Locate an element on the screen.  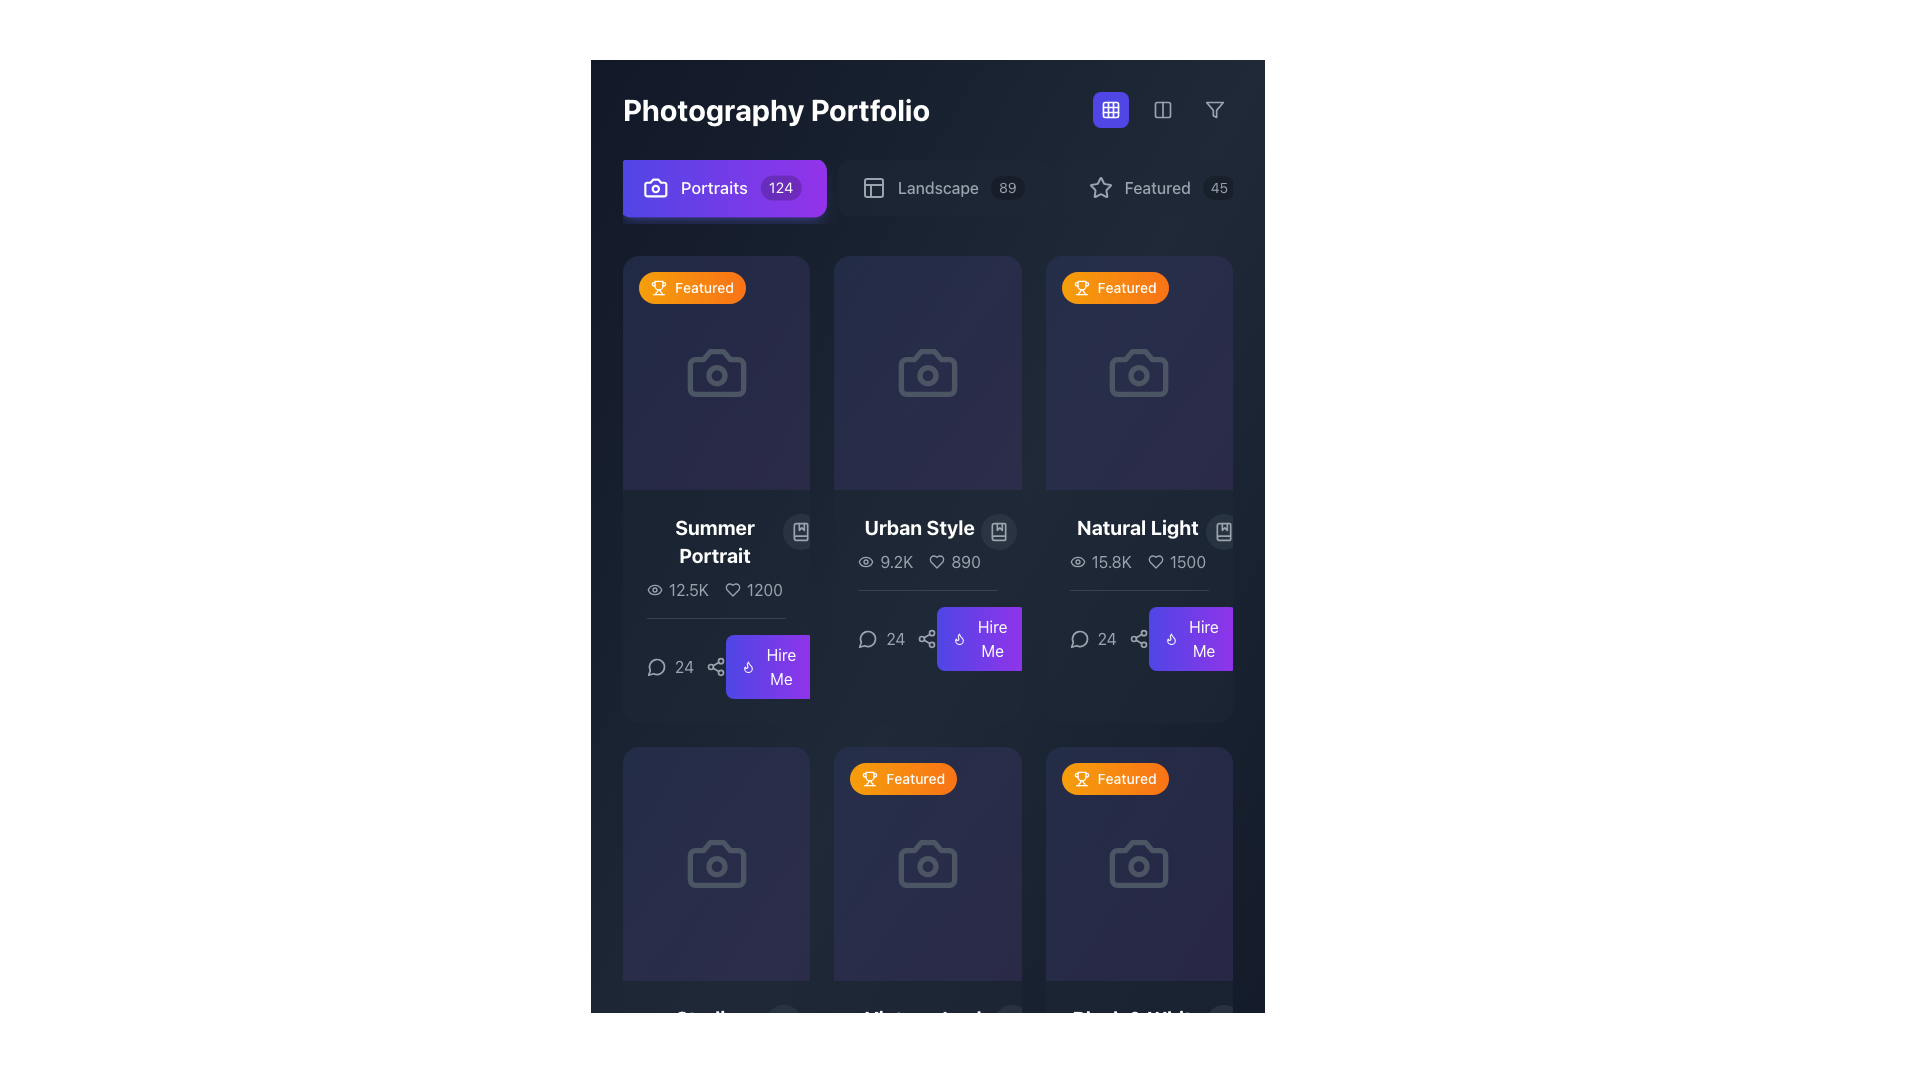
the numerical display that shows the view count located below the 'Natural Light' card in the third column, which is visually paired with an eye icon on the left is located at coordinates (1099, 562).